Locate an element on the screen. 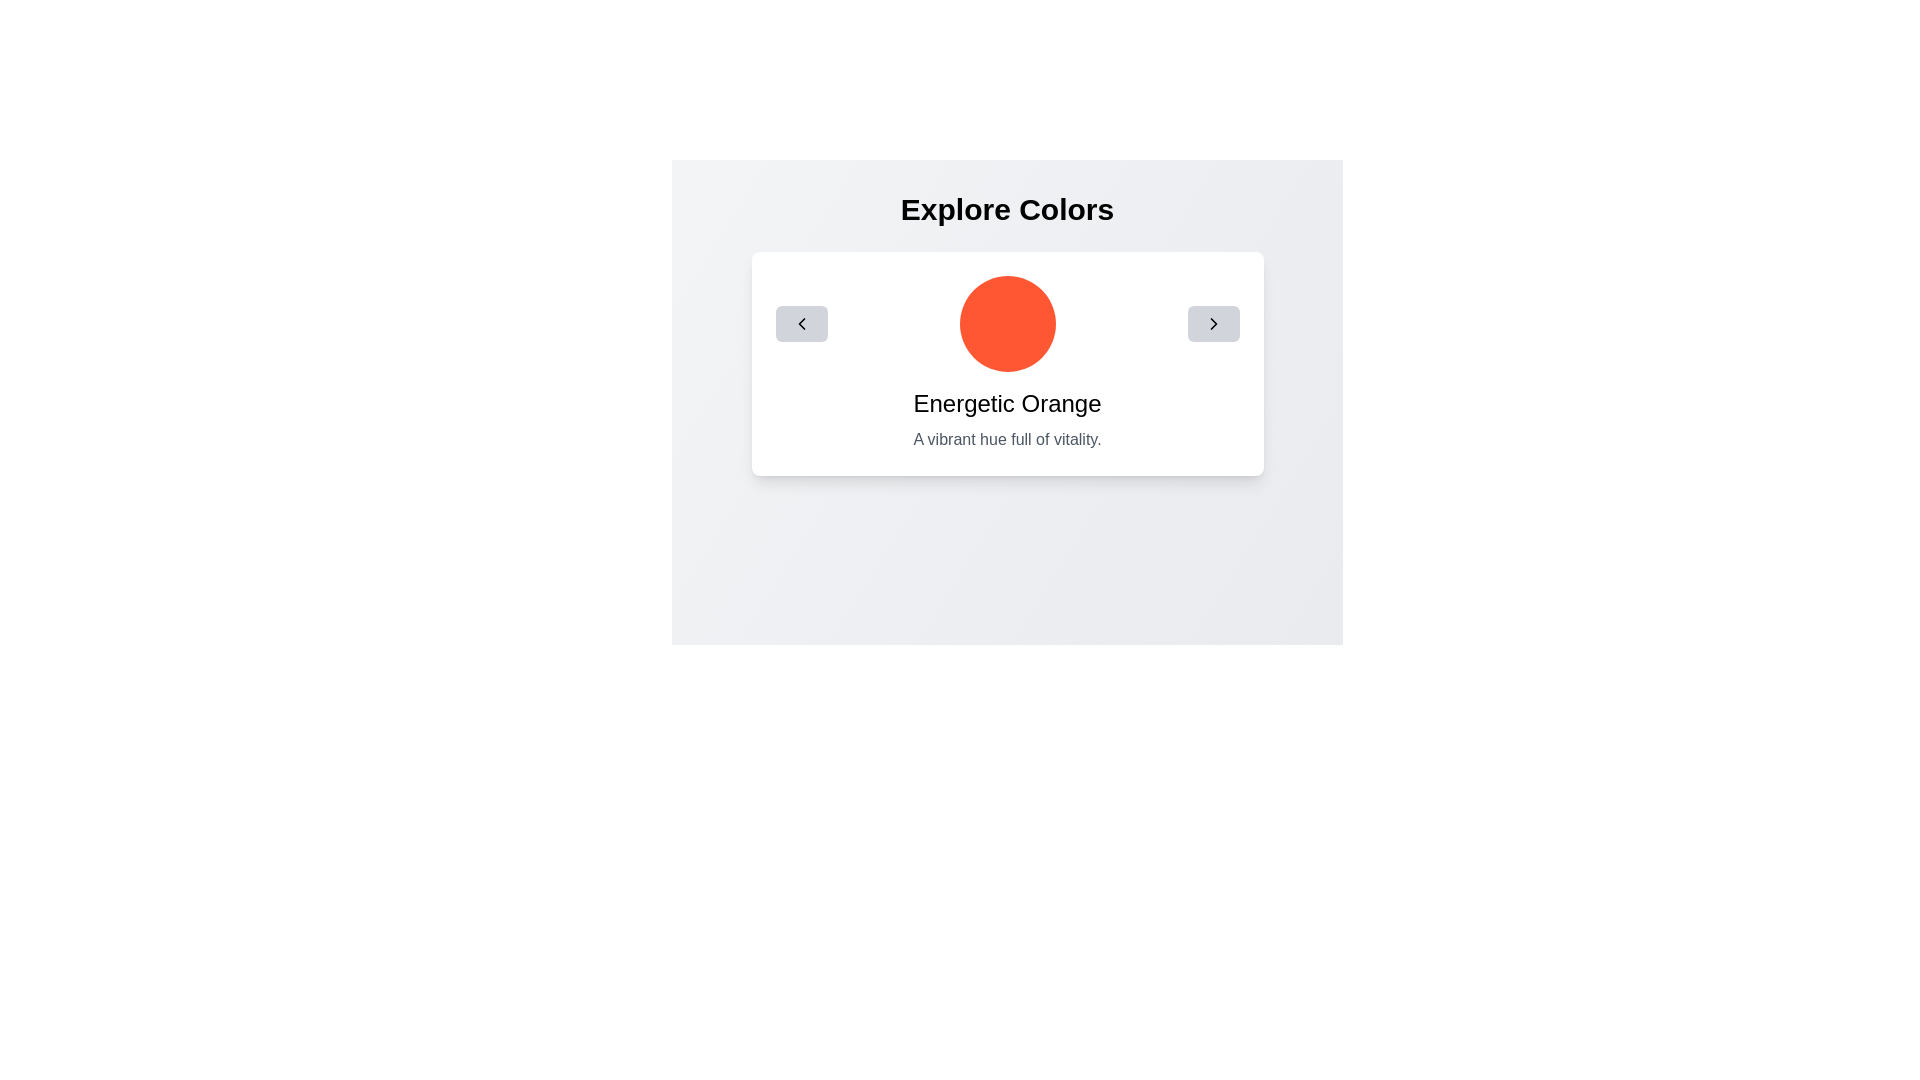 The image size is (1920, 1080). the chevron-left SVG icon, which is a black stroke leftward arrow located inside a rectangular button on the left side of the layout is located at coordinates (801, 323).